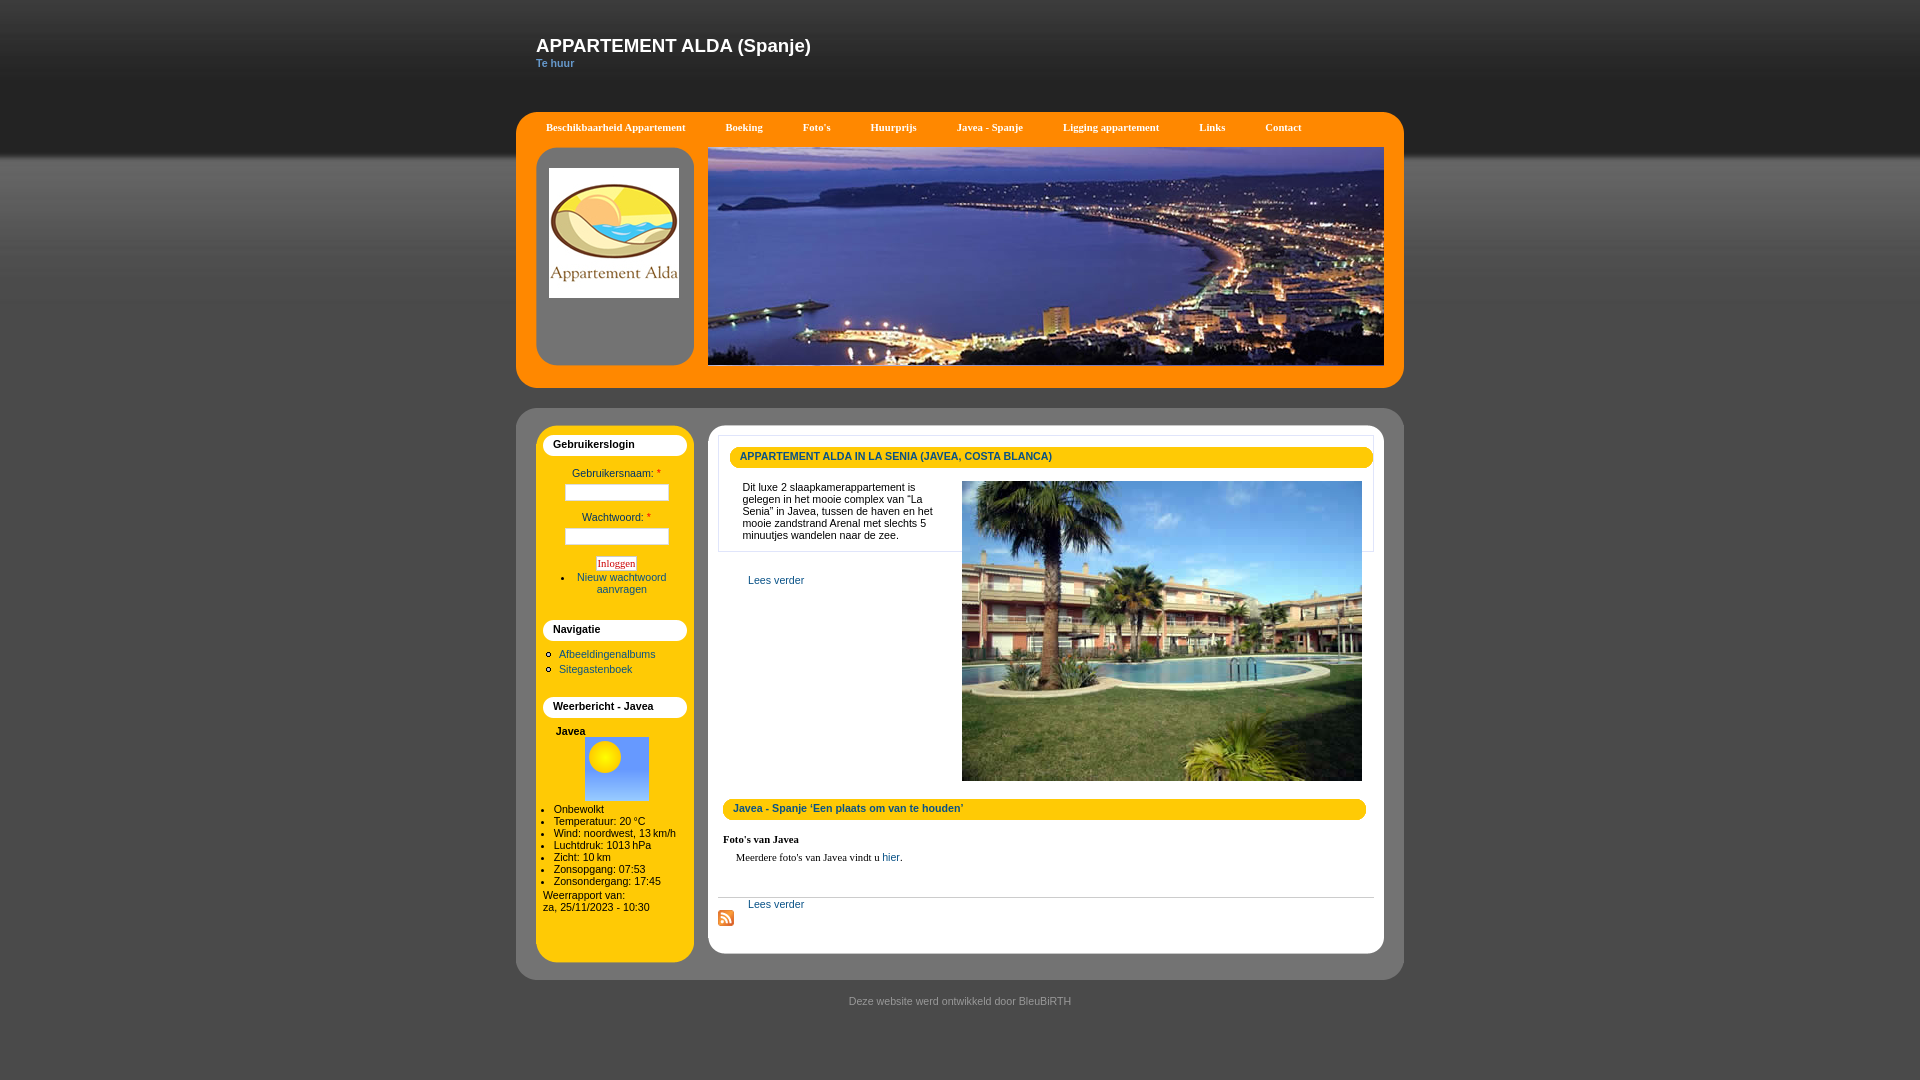  What do you see at coordinates (1282, 127) in the screenshot?
I see `'Contact'` at bounding box center [1282, 127].